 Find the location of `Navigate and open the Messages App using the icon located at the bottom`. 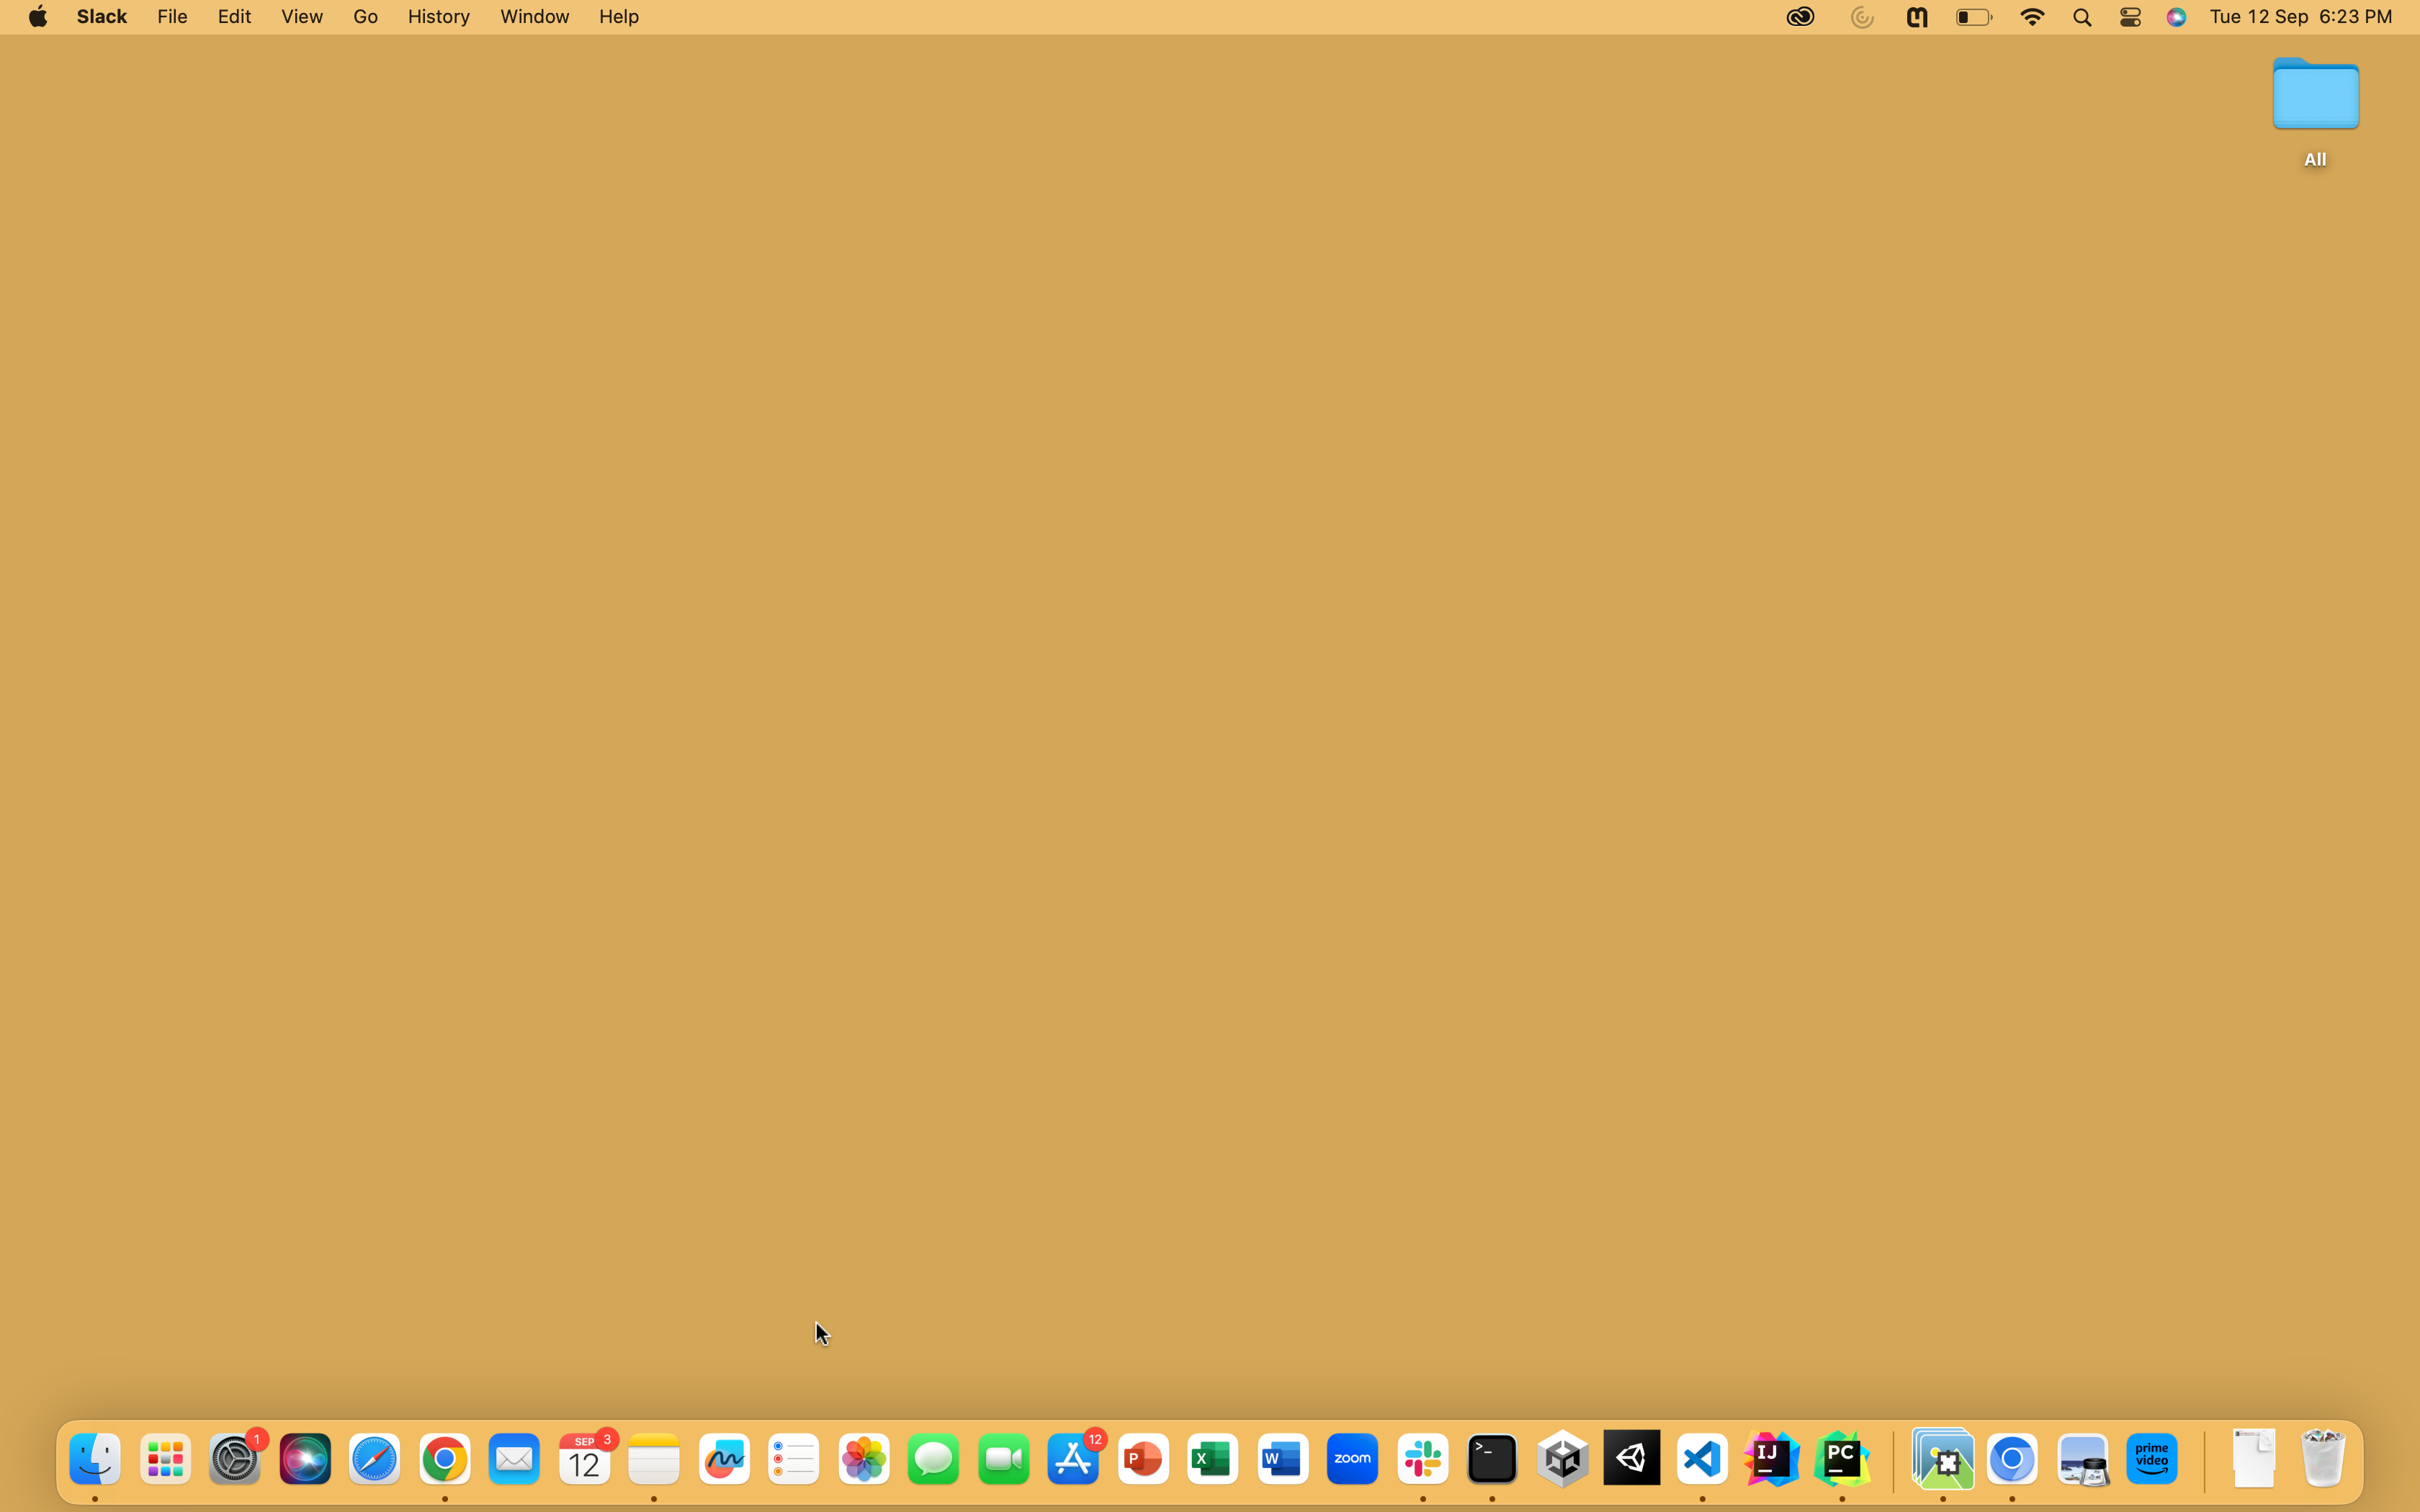

Navigate and open the Messages App using the icon located at the bottom is located at coordinates (931, 1458).